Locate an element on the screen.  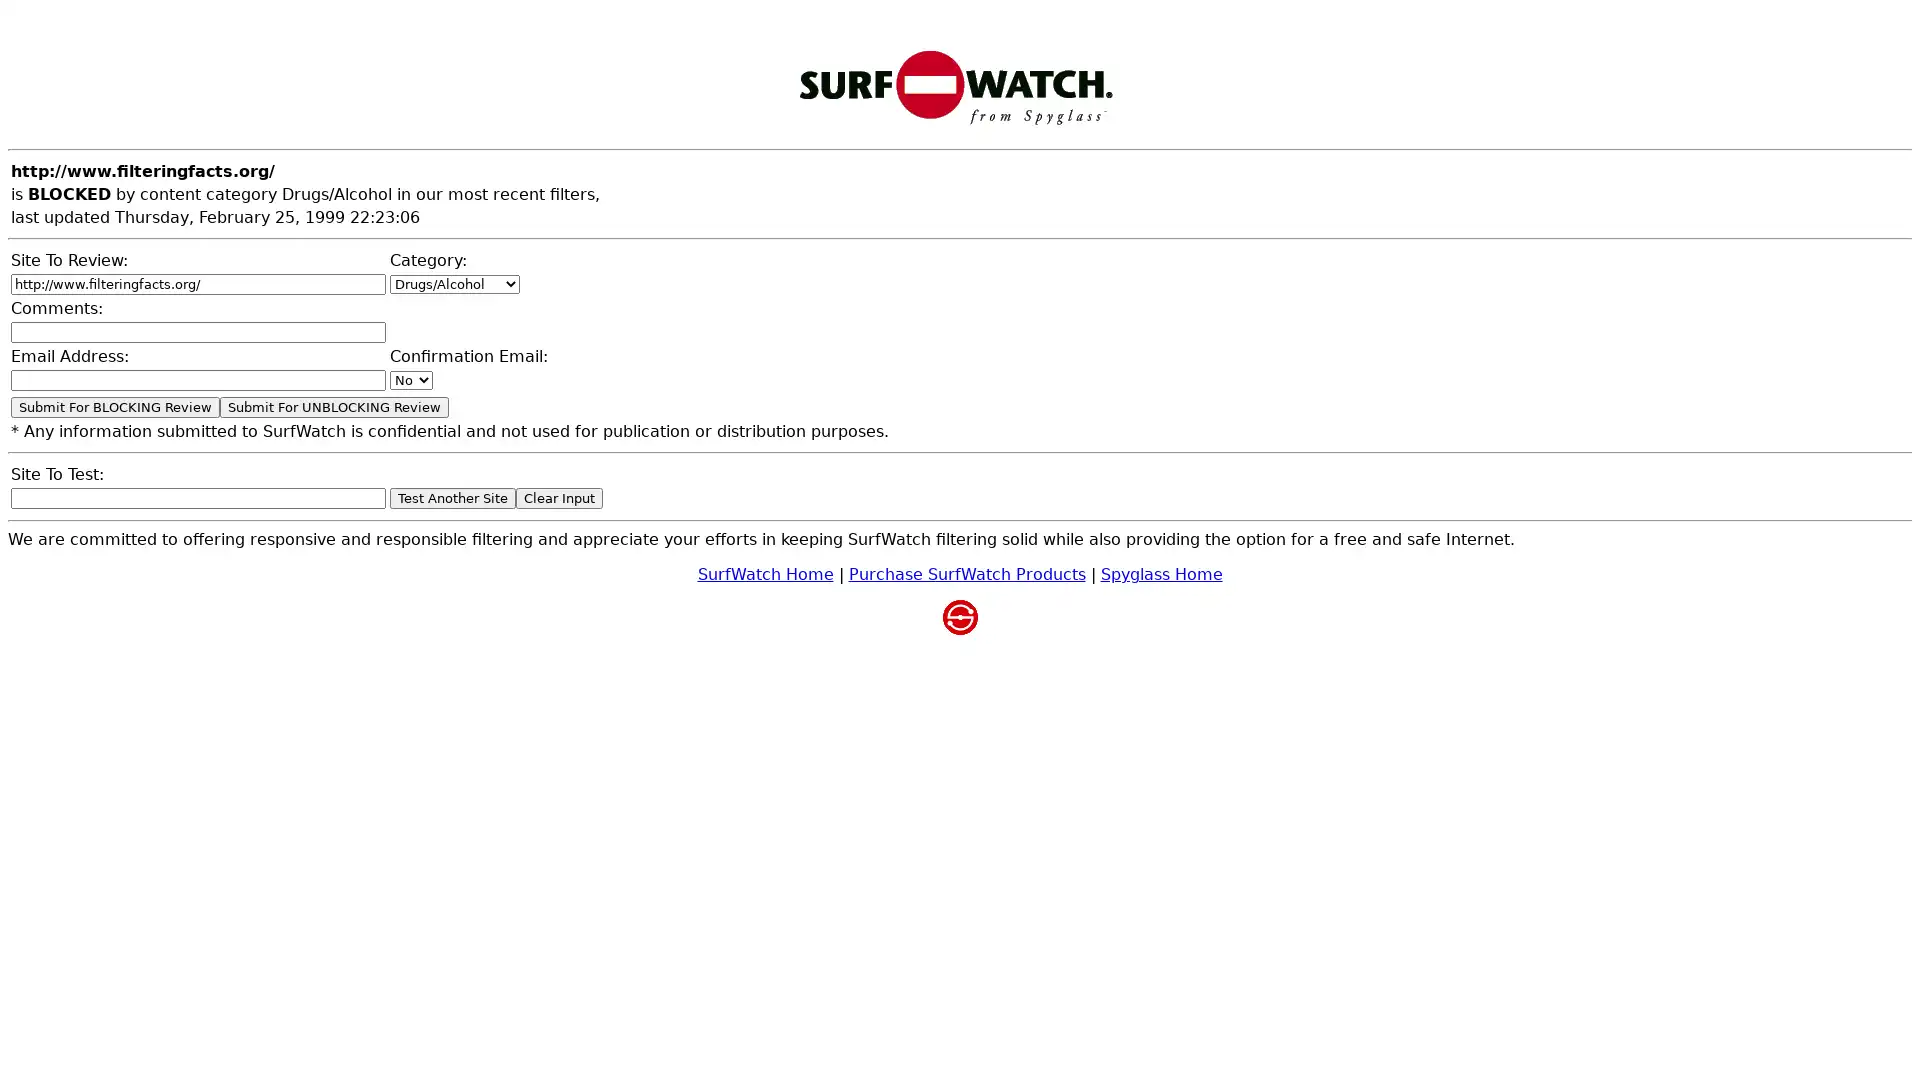
Clear Input is located at coordinates (559, 497).